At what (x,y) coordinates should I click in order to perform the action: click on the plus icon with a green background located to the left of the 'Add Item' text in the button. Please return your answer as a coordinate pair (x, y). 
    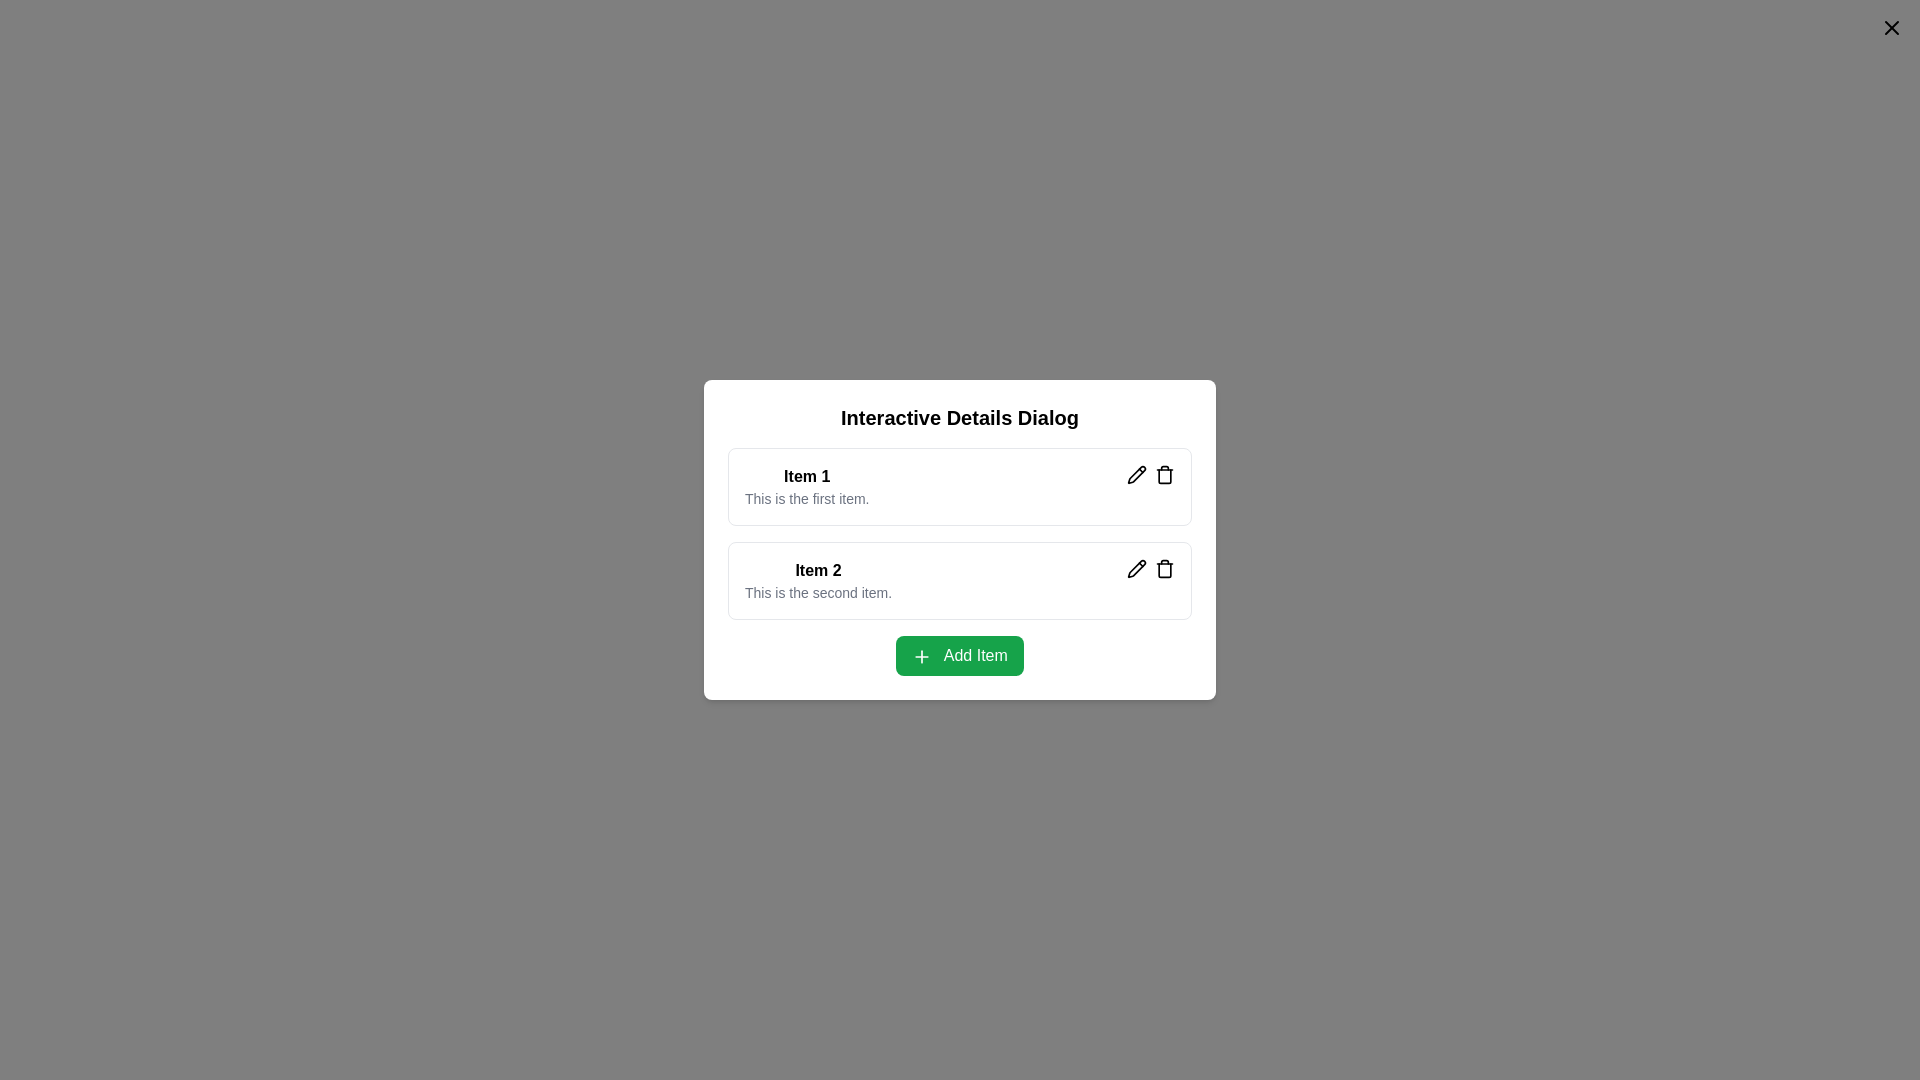
    Looking at the image, I should click on (921, 656).